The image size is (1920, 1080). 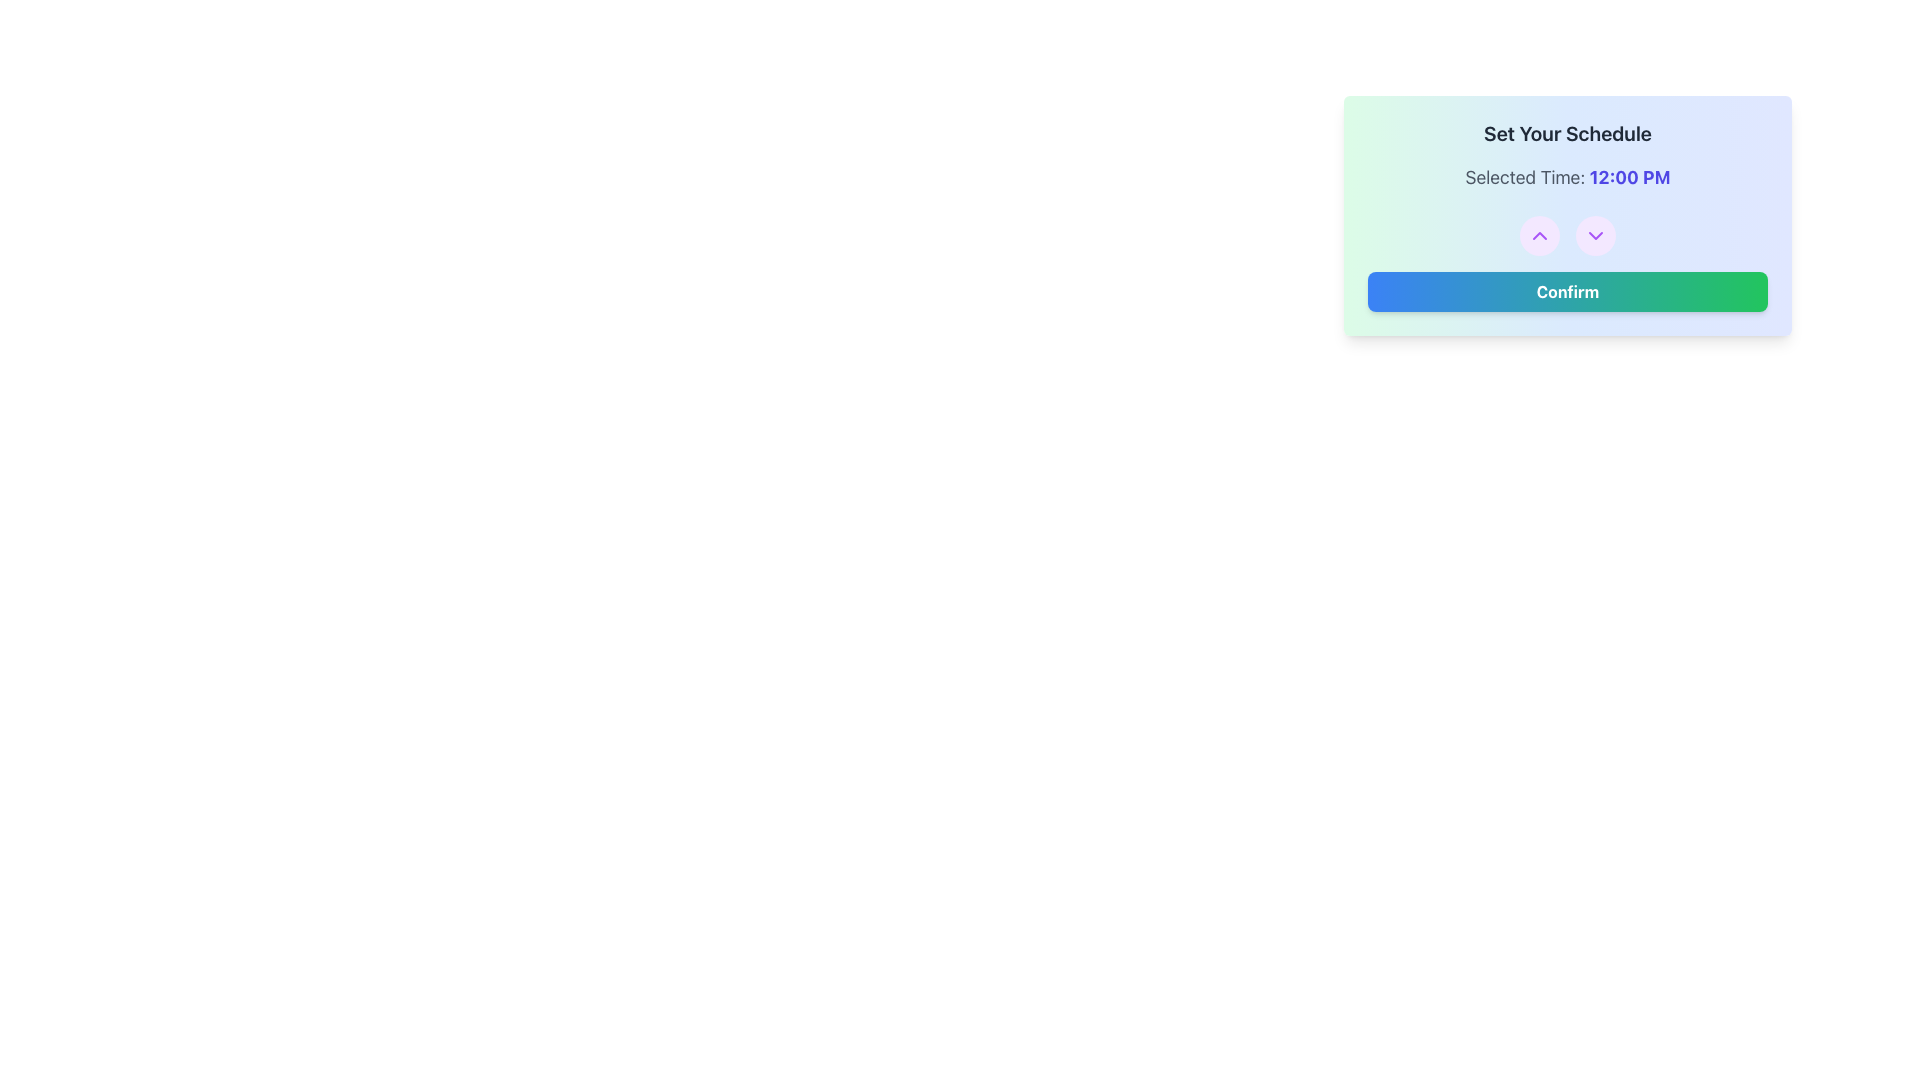 I want to click on the circular button with a light purple background containing an upward-facing chevron icon, located to the left of a downward-facing chevron button in a horizontal group beneath the selected time label, so click(x=1539, y=234).